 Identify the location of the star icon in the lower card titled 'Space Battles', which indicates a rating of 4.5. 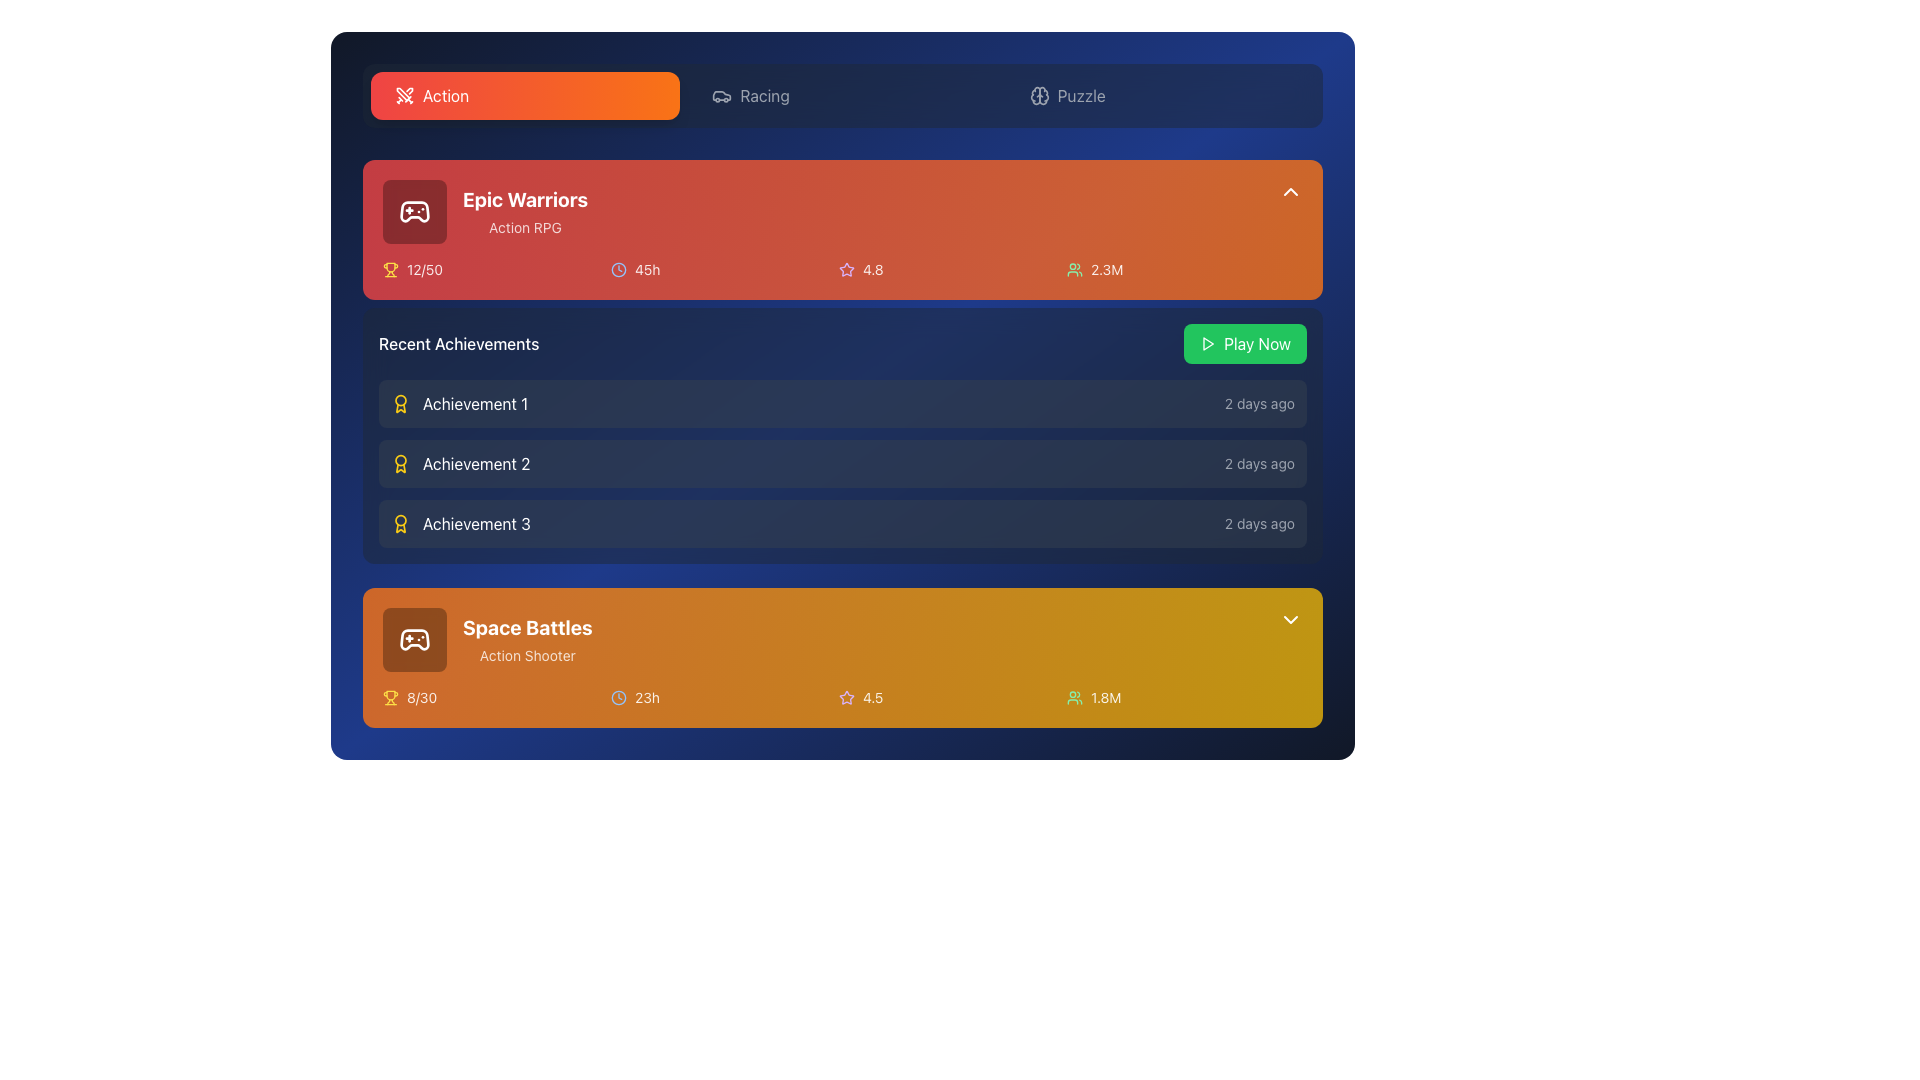
(846, 696).